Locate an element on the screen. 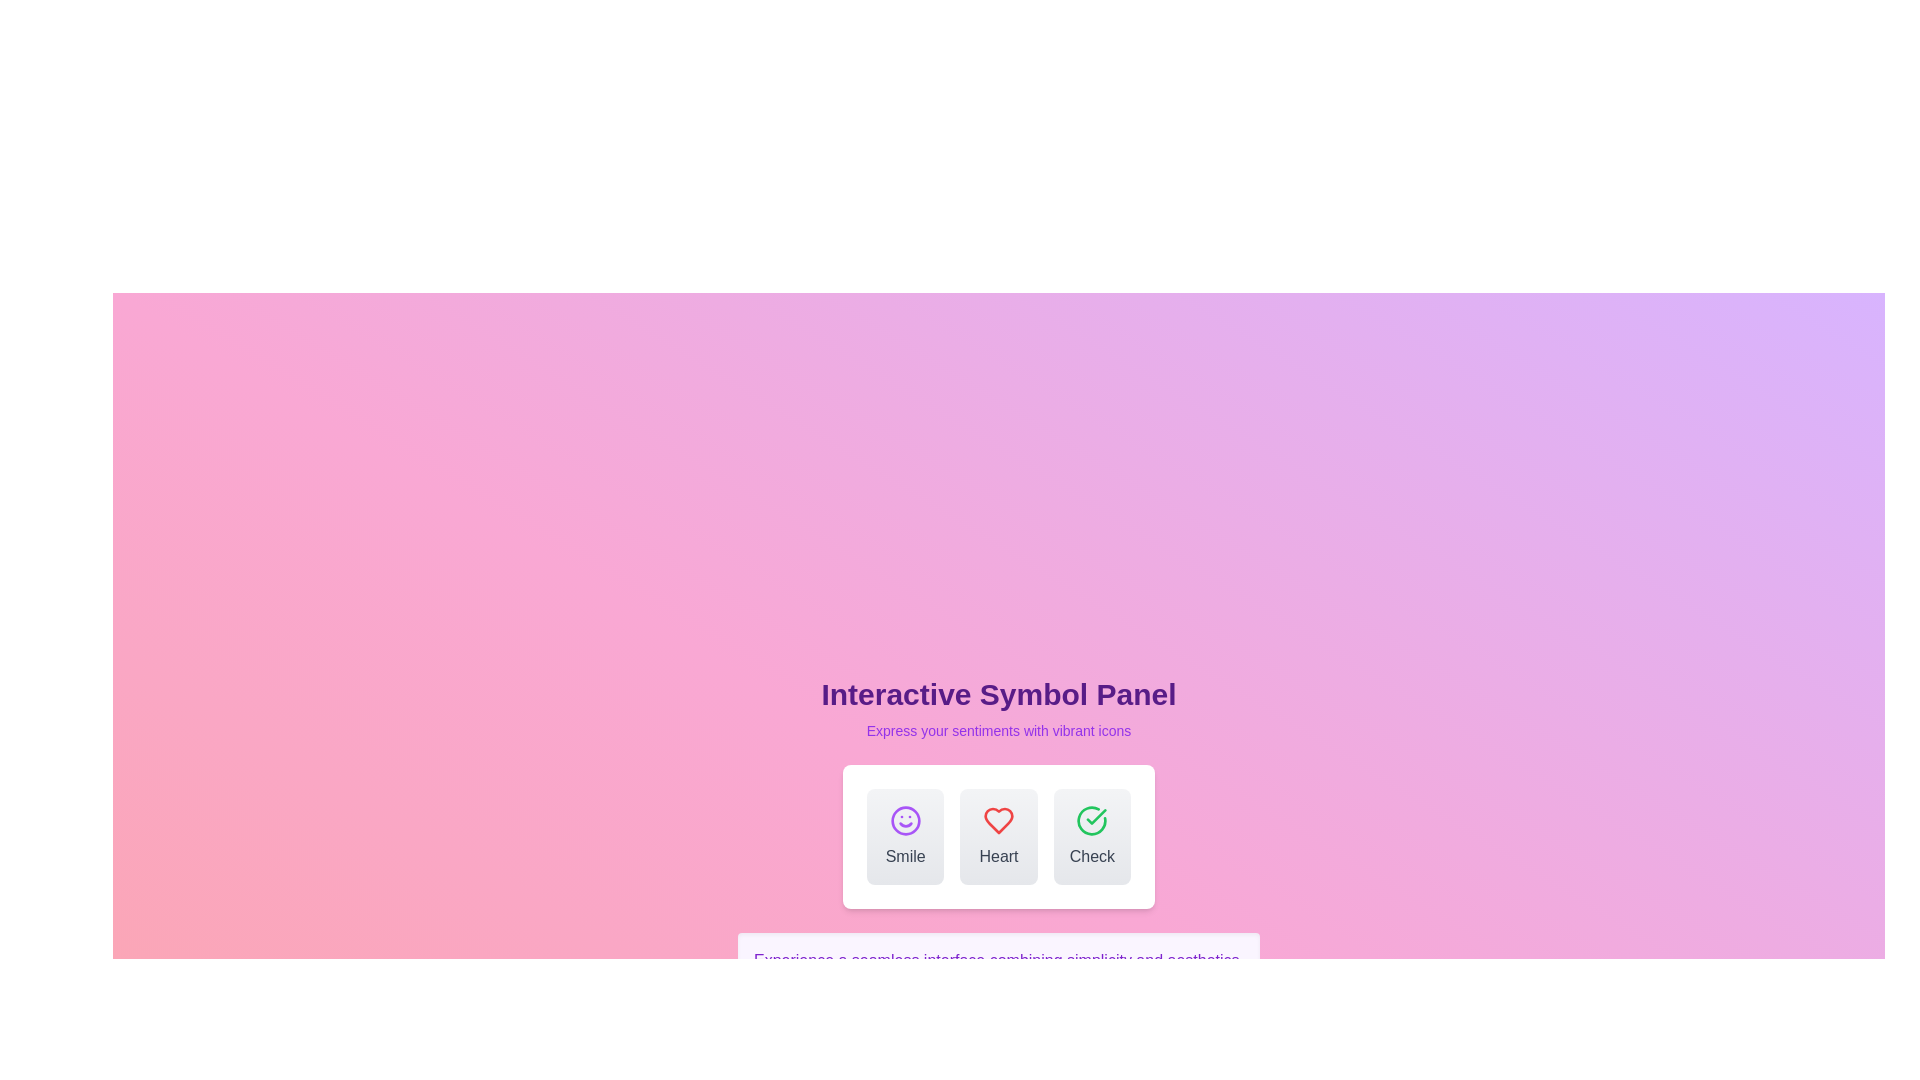 The image size is (1920, 1080). the heart icon, which represents a 'like' or 'love' sentiment, located in the second position of a horizontal row of three icons below the 'Interactive Symbol Panel' header is located at coordinates (998, 821).